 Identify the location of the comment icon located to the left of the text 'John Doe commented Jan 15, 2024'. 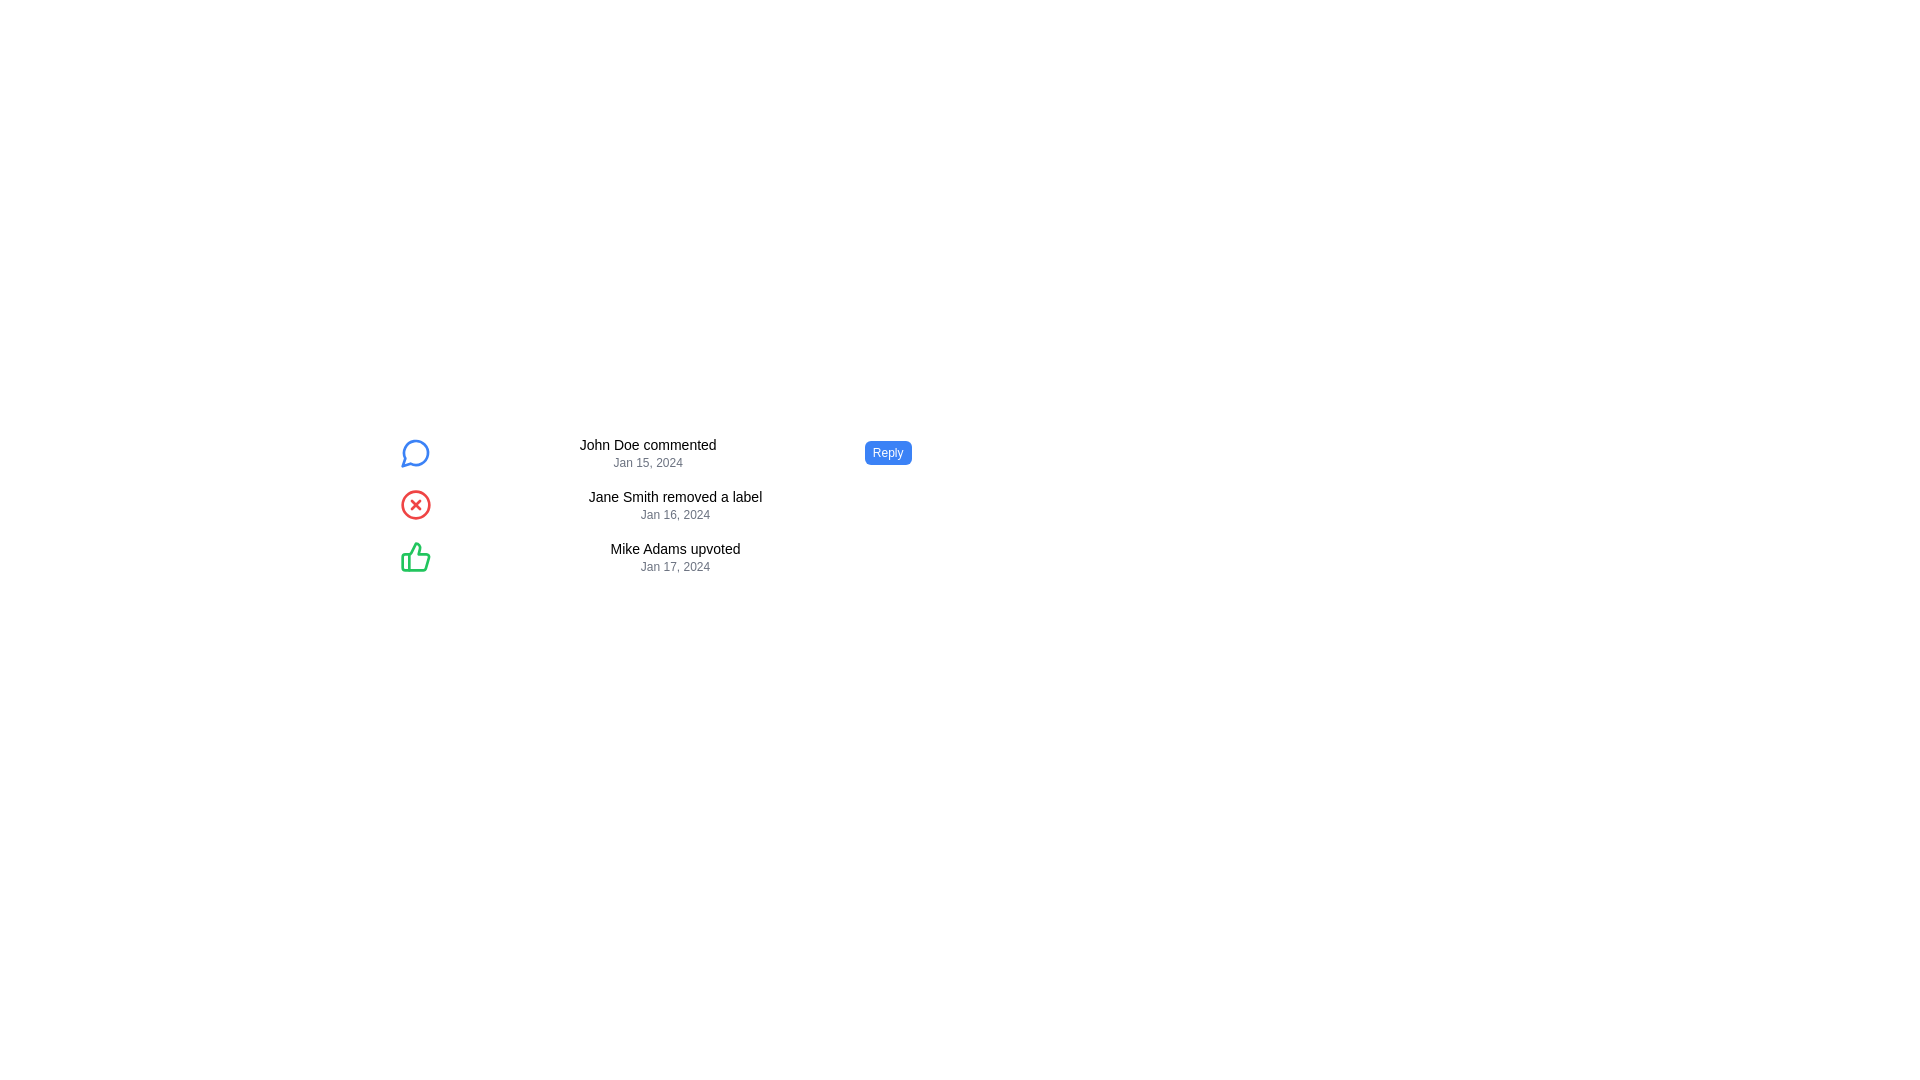
(414, 452).